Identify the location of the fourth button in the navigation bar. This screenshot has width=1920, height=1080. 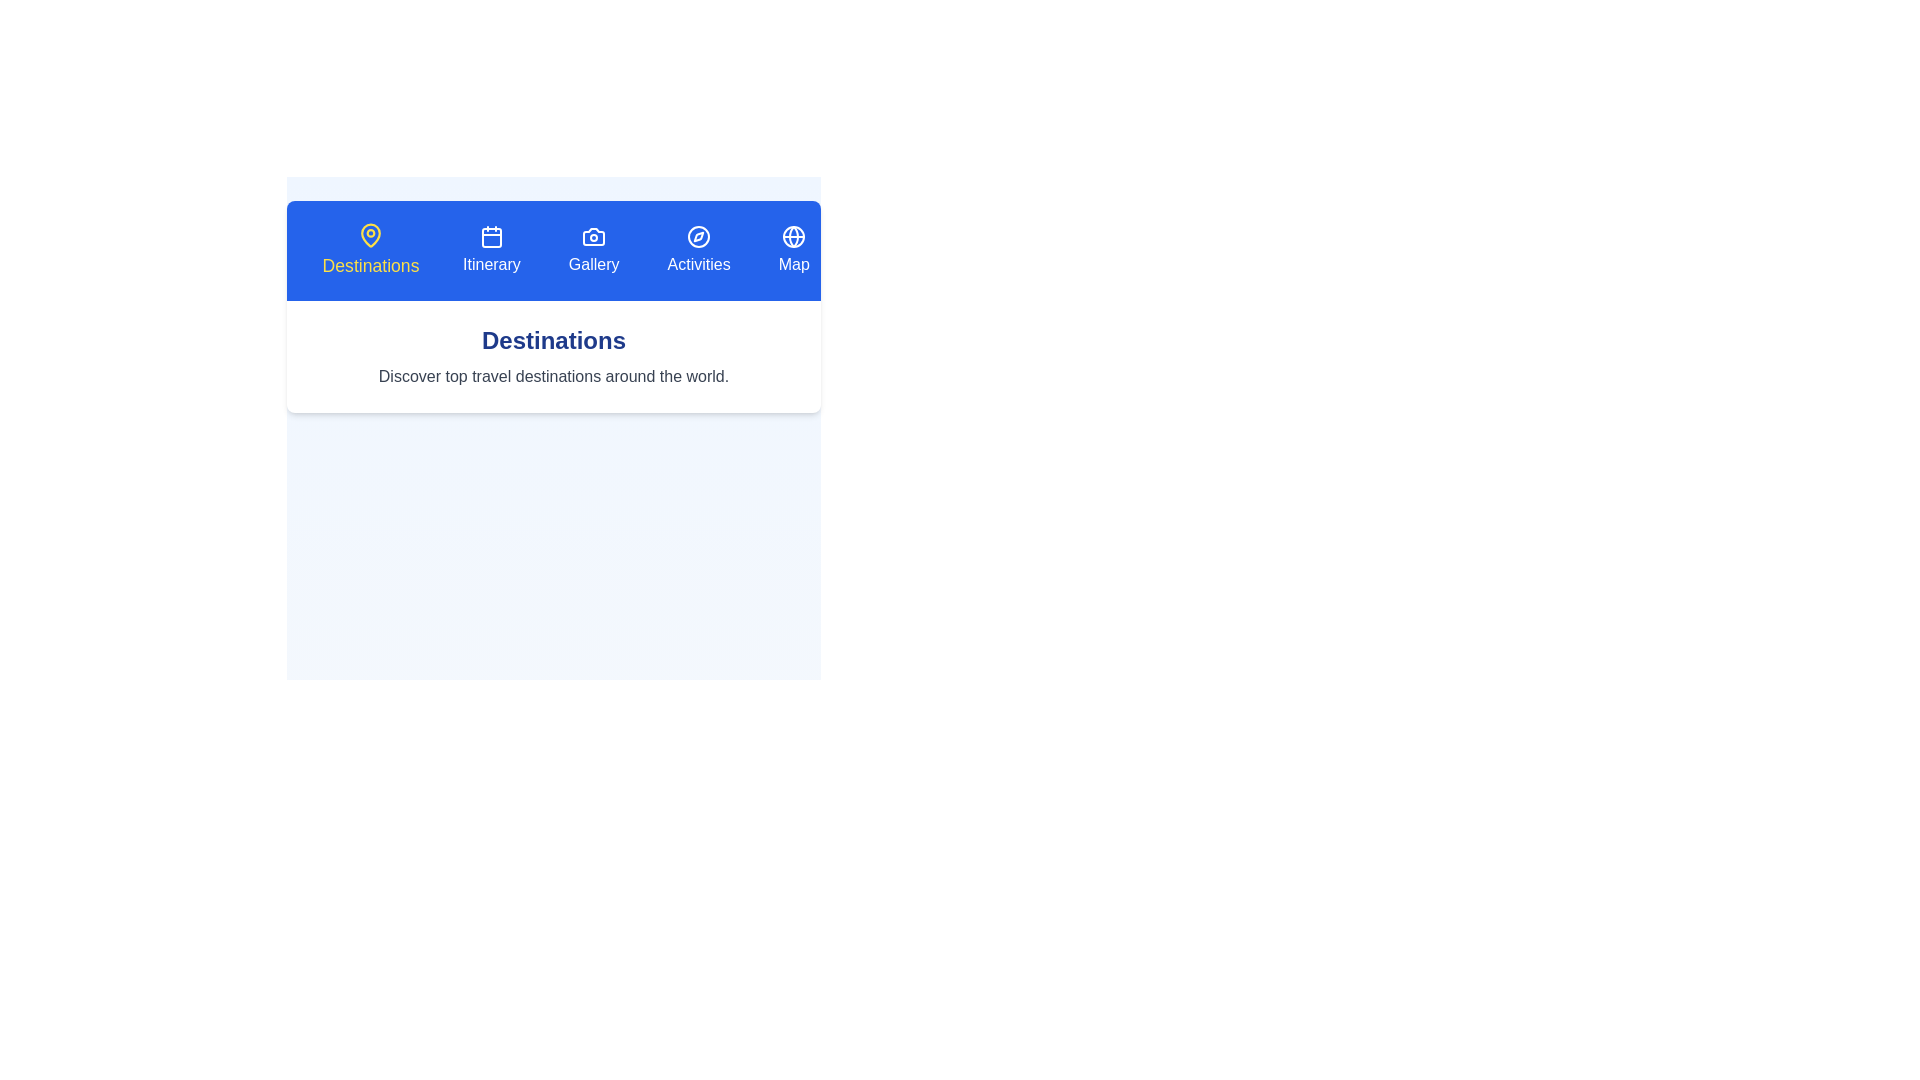
(699, 249).